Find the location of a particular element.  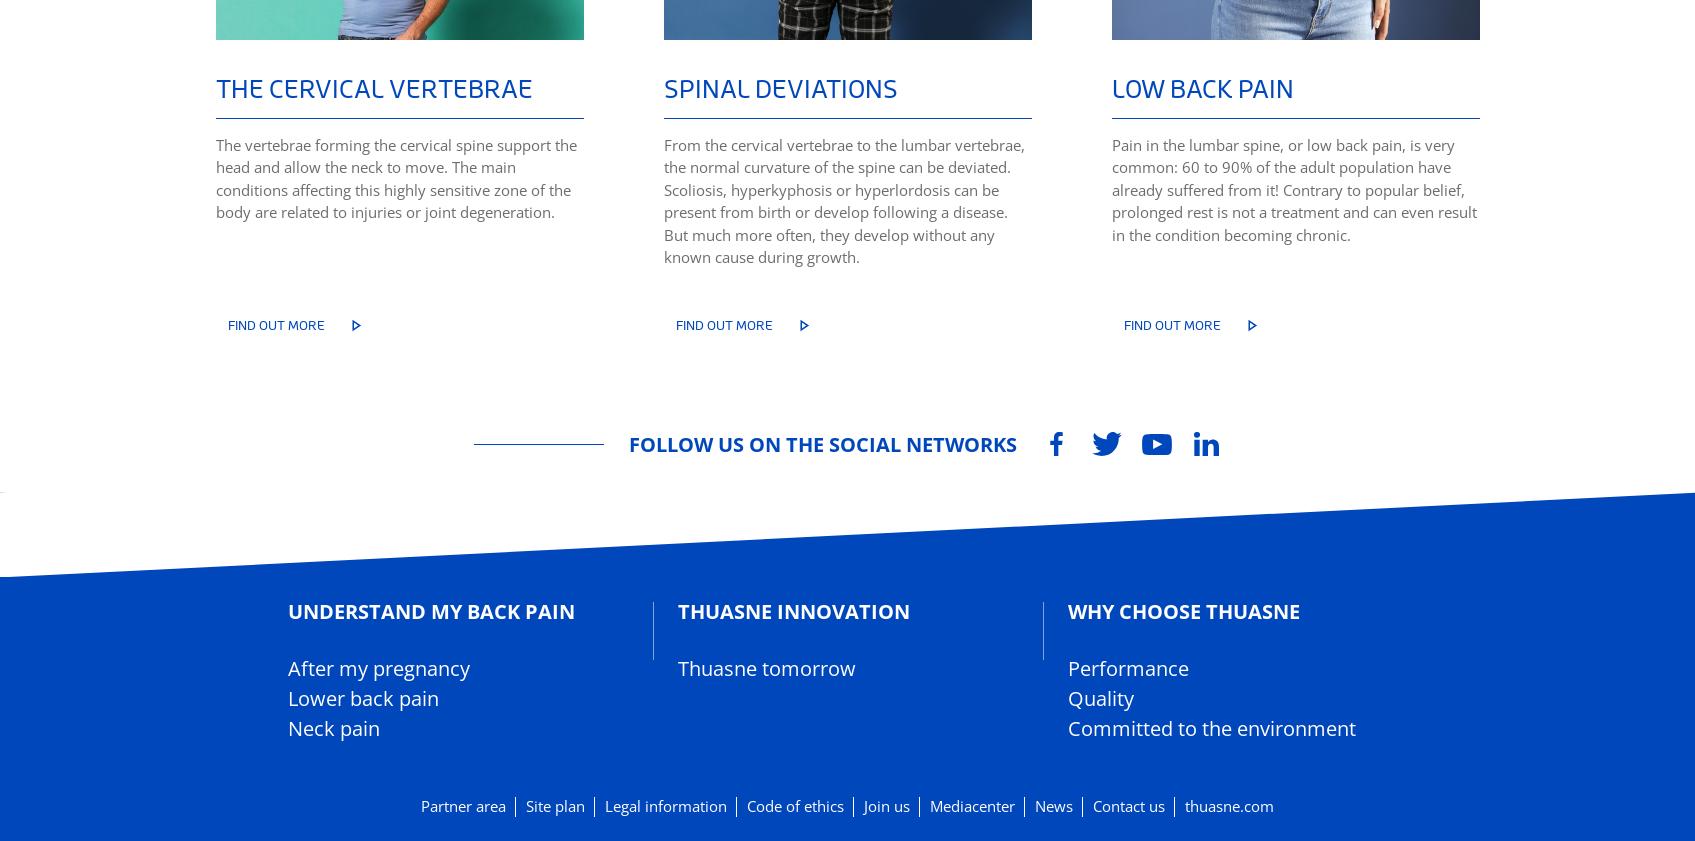

'News' is located at coordinates (1053, 806).